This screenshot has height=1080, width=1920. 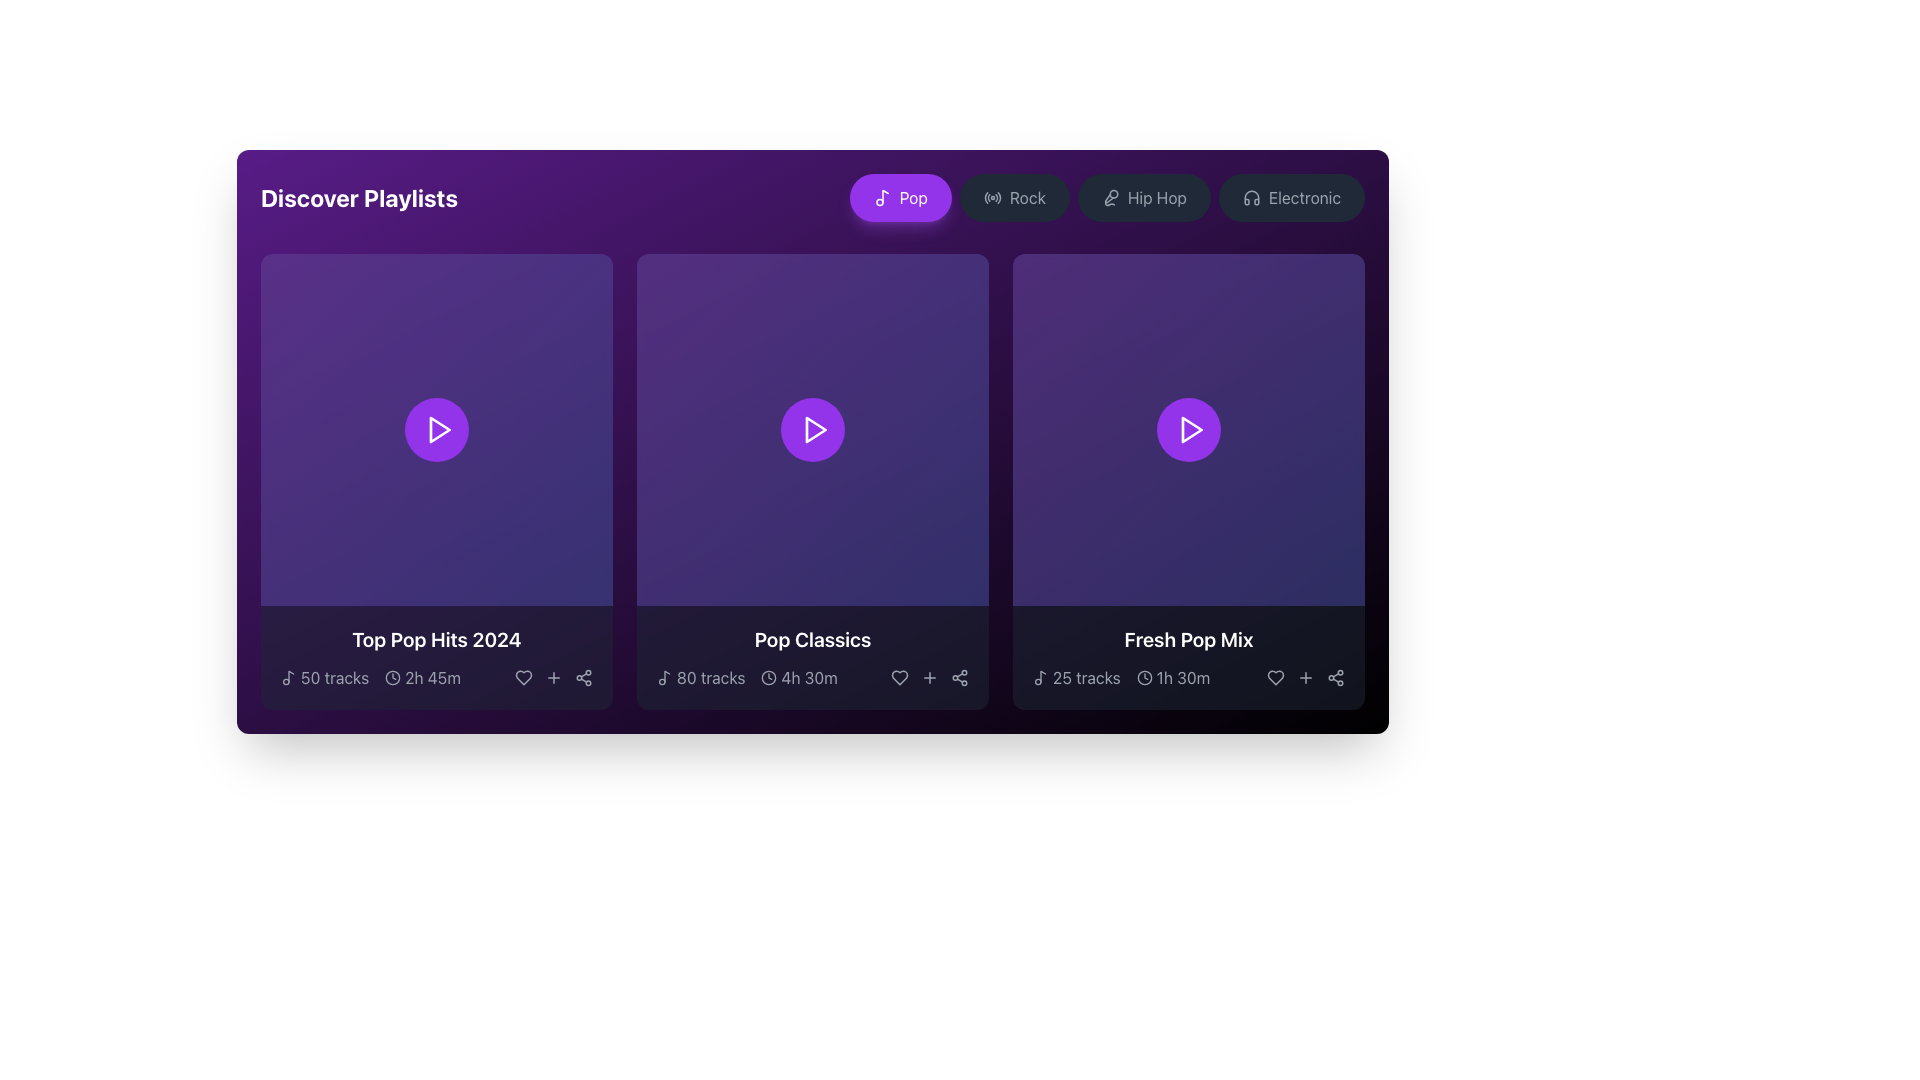 What do you see at coordinates (1305, 677) in the screenshot?
I see `the '+' icon button located in the controls section of the 'Fresh Pop Mix' playlist card` at bounding box center [1305, 677].